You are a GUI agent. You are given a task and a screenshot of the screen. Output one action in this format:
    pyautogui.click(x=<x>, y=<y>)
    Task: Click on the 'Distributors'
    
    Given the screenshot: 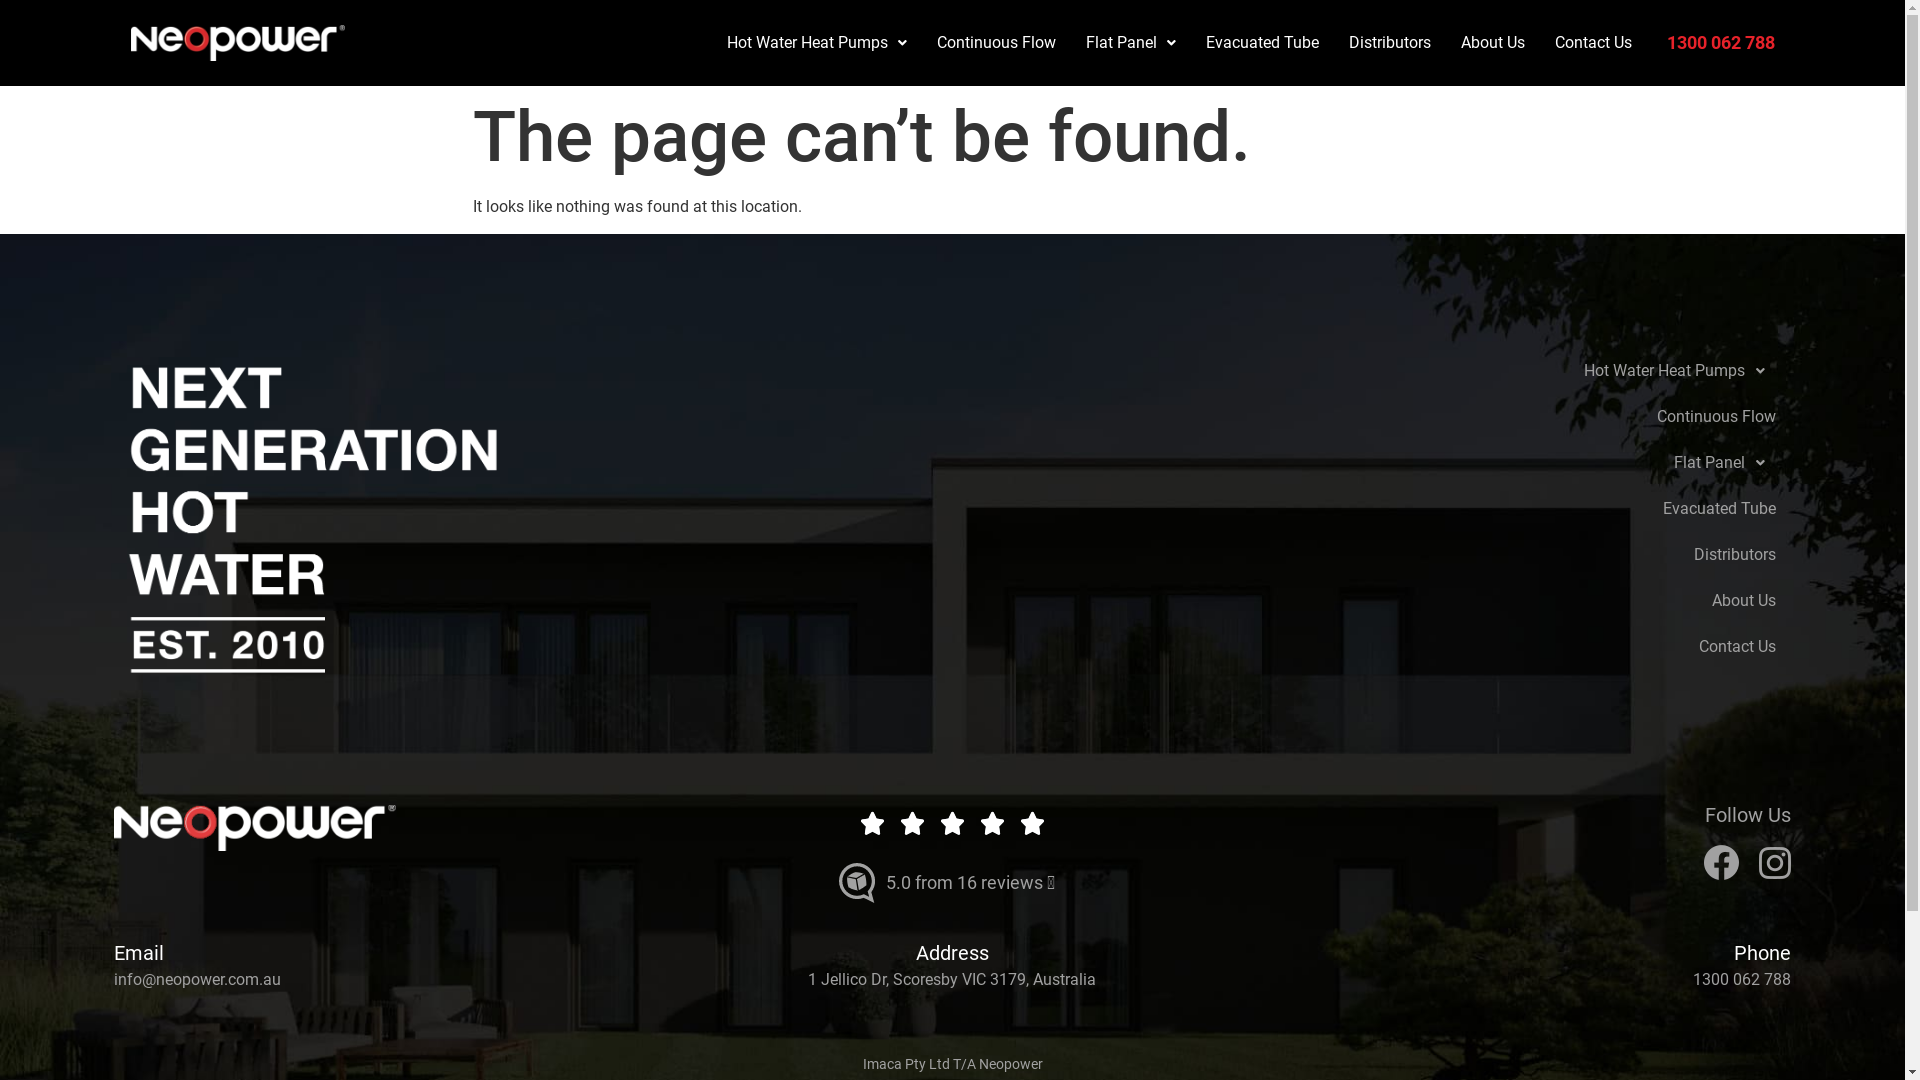 What is the action you would take?
    pyautogui.click(x=1334, y=42)
    